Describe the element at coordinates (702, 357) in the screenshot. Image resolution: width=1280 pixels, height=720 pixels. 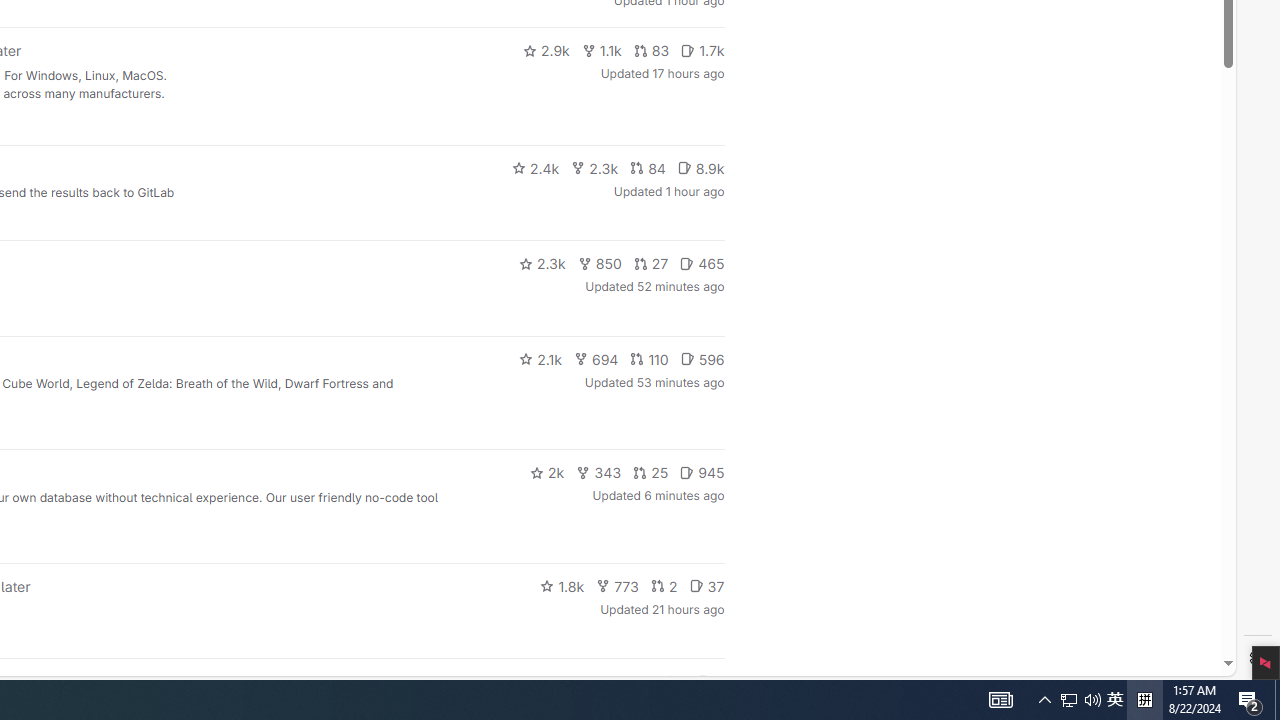
I see `'596'` at that location.